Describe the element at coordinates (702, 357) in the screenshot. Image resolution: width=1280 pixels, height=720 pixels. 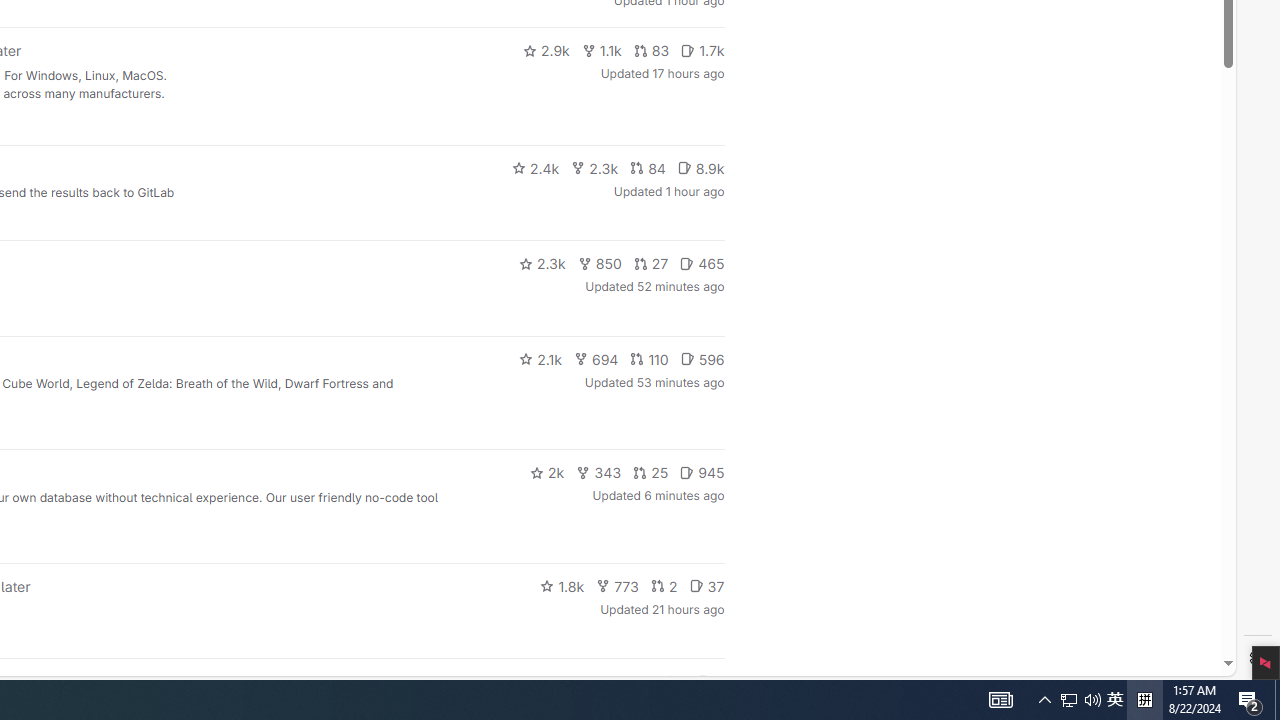
I see `'596'` at that location.